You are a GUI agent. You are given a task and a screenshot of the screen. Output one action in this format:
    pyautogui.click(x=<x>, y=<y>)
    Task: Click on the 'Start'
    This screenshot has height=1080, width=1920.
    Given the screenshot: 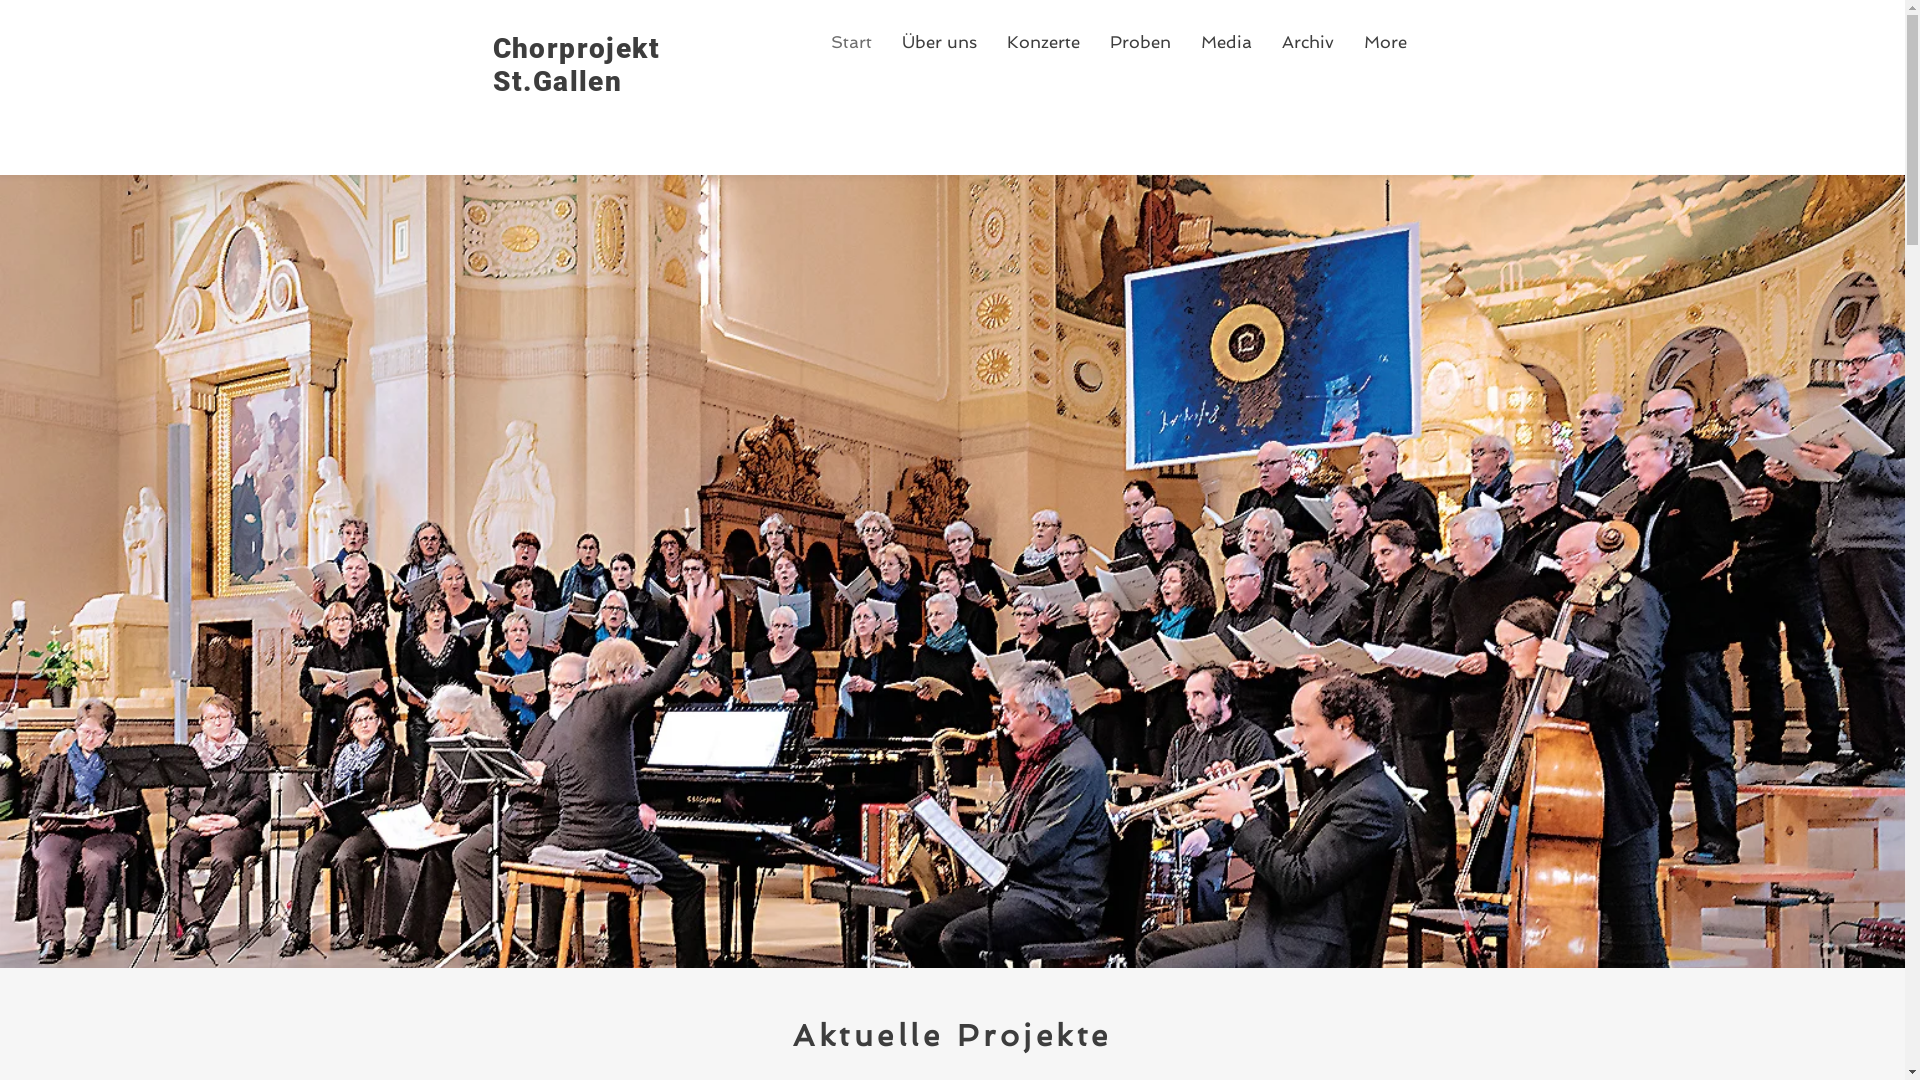 What is the action you would take?
    pyautogui.click(x=851, y=42)
    